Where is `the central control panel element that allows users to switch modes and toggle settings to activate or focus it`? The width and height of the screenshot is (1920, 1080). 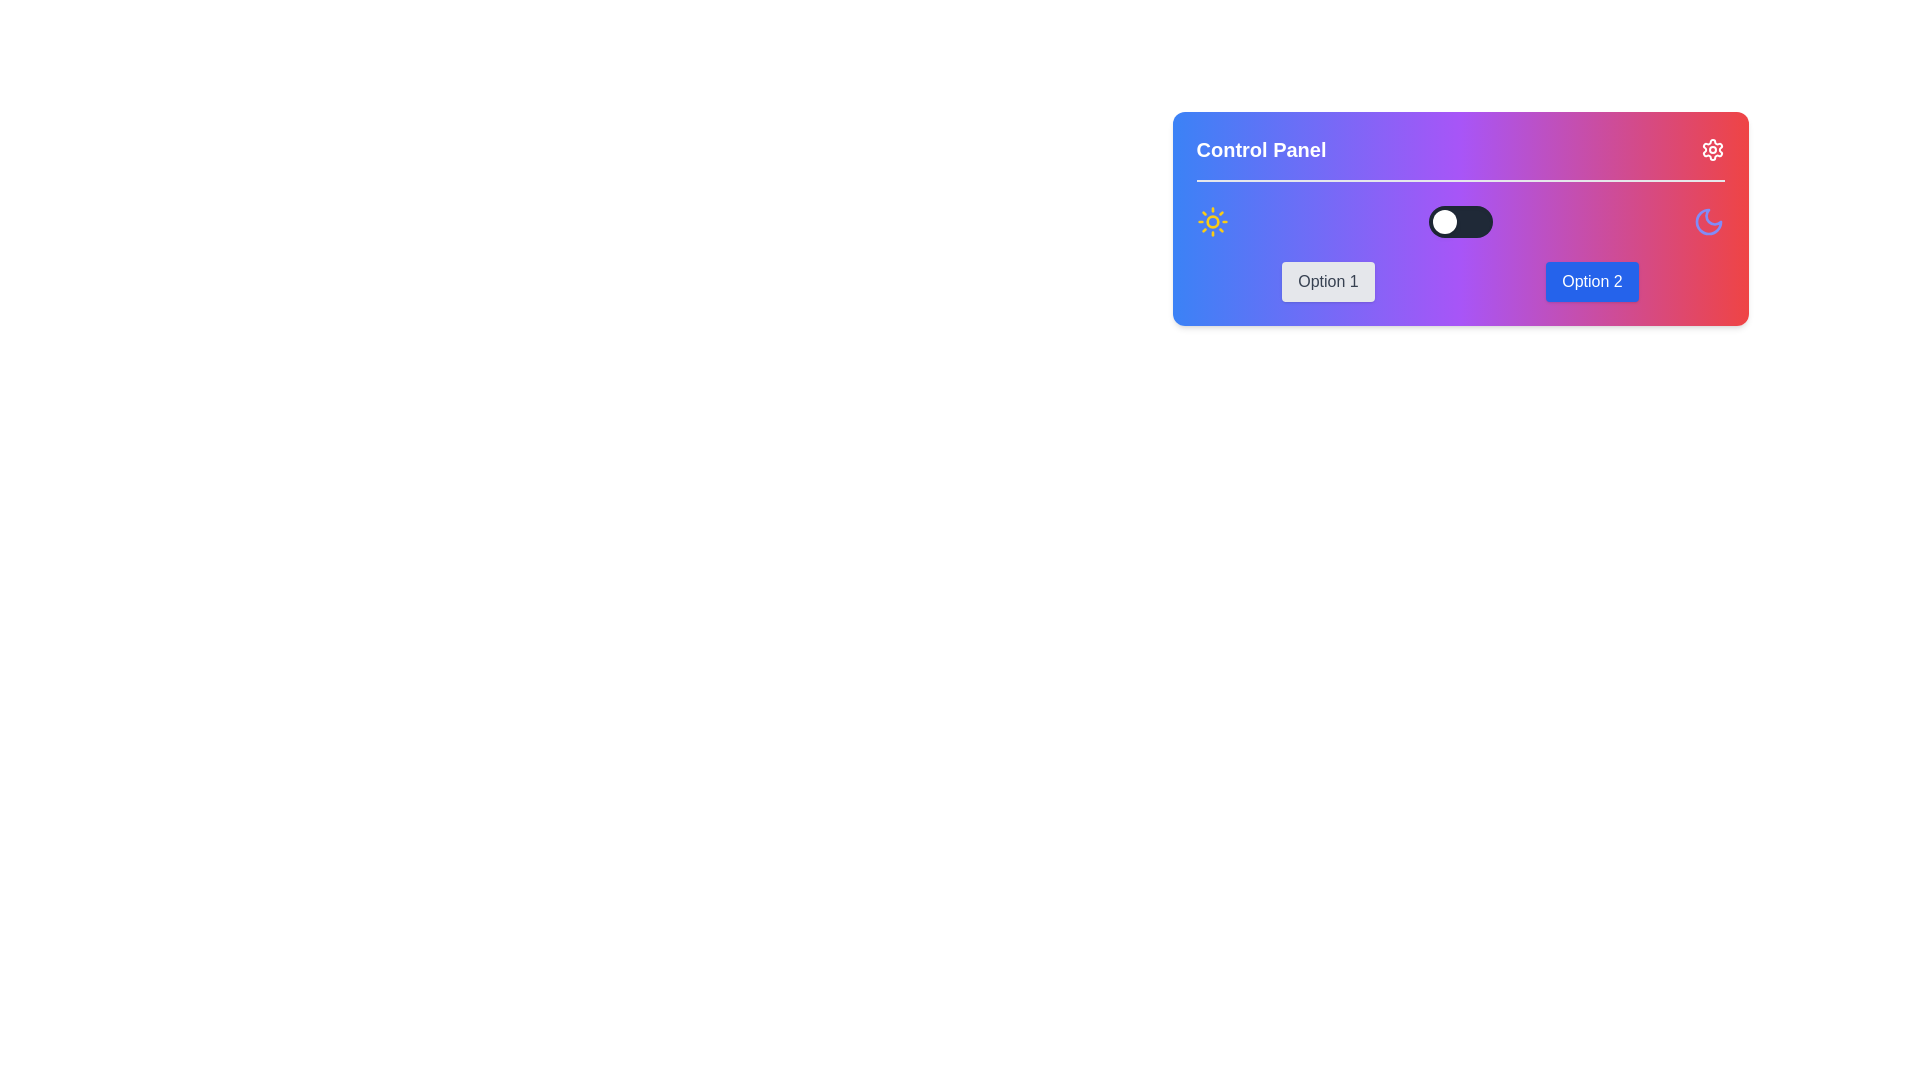
the central control panel element that allows users to switch modes and toggle settings to activate or focus it is located at coordinates (1460, 219).